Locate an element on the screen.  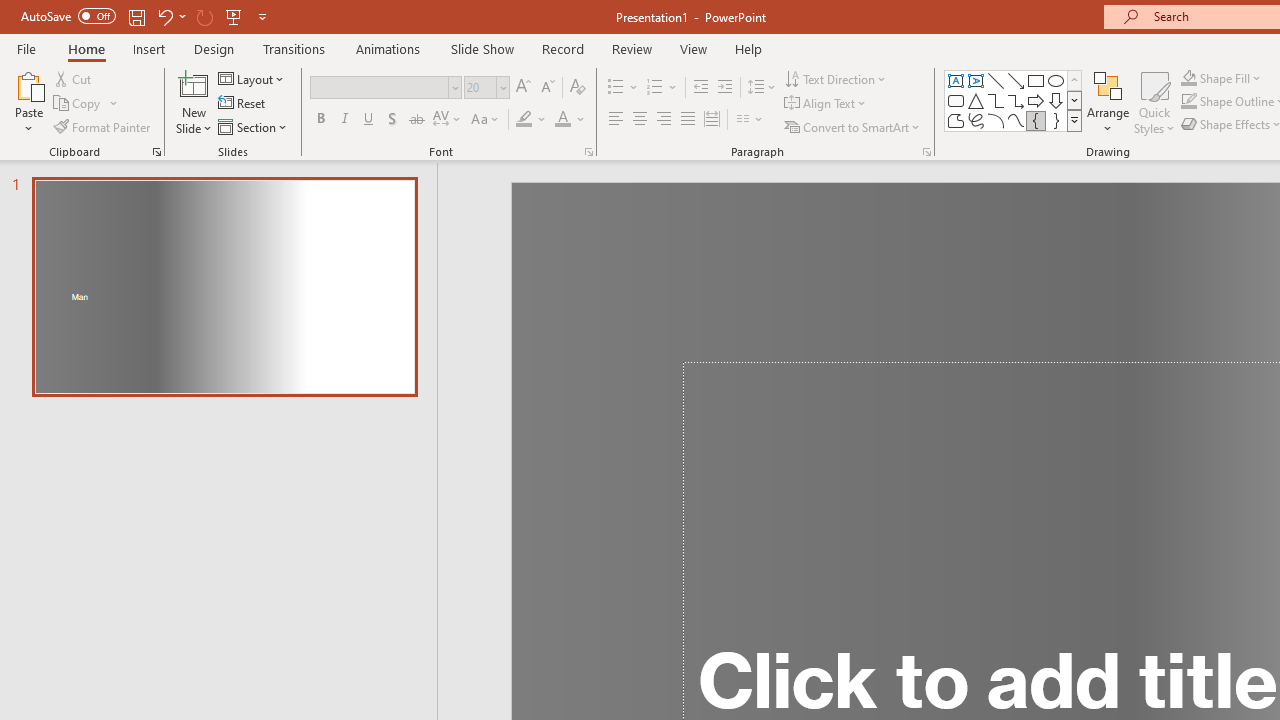
'Arc' is located at coordinates (995, 120).